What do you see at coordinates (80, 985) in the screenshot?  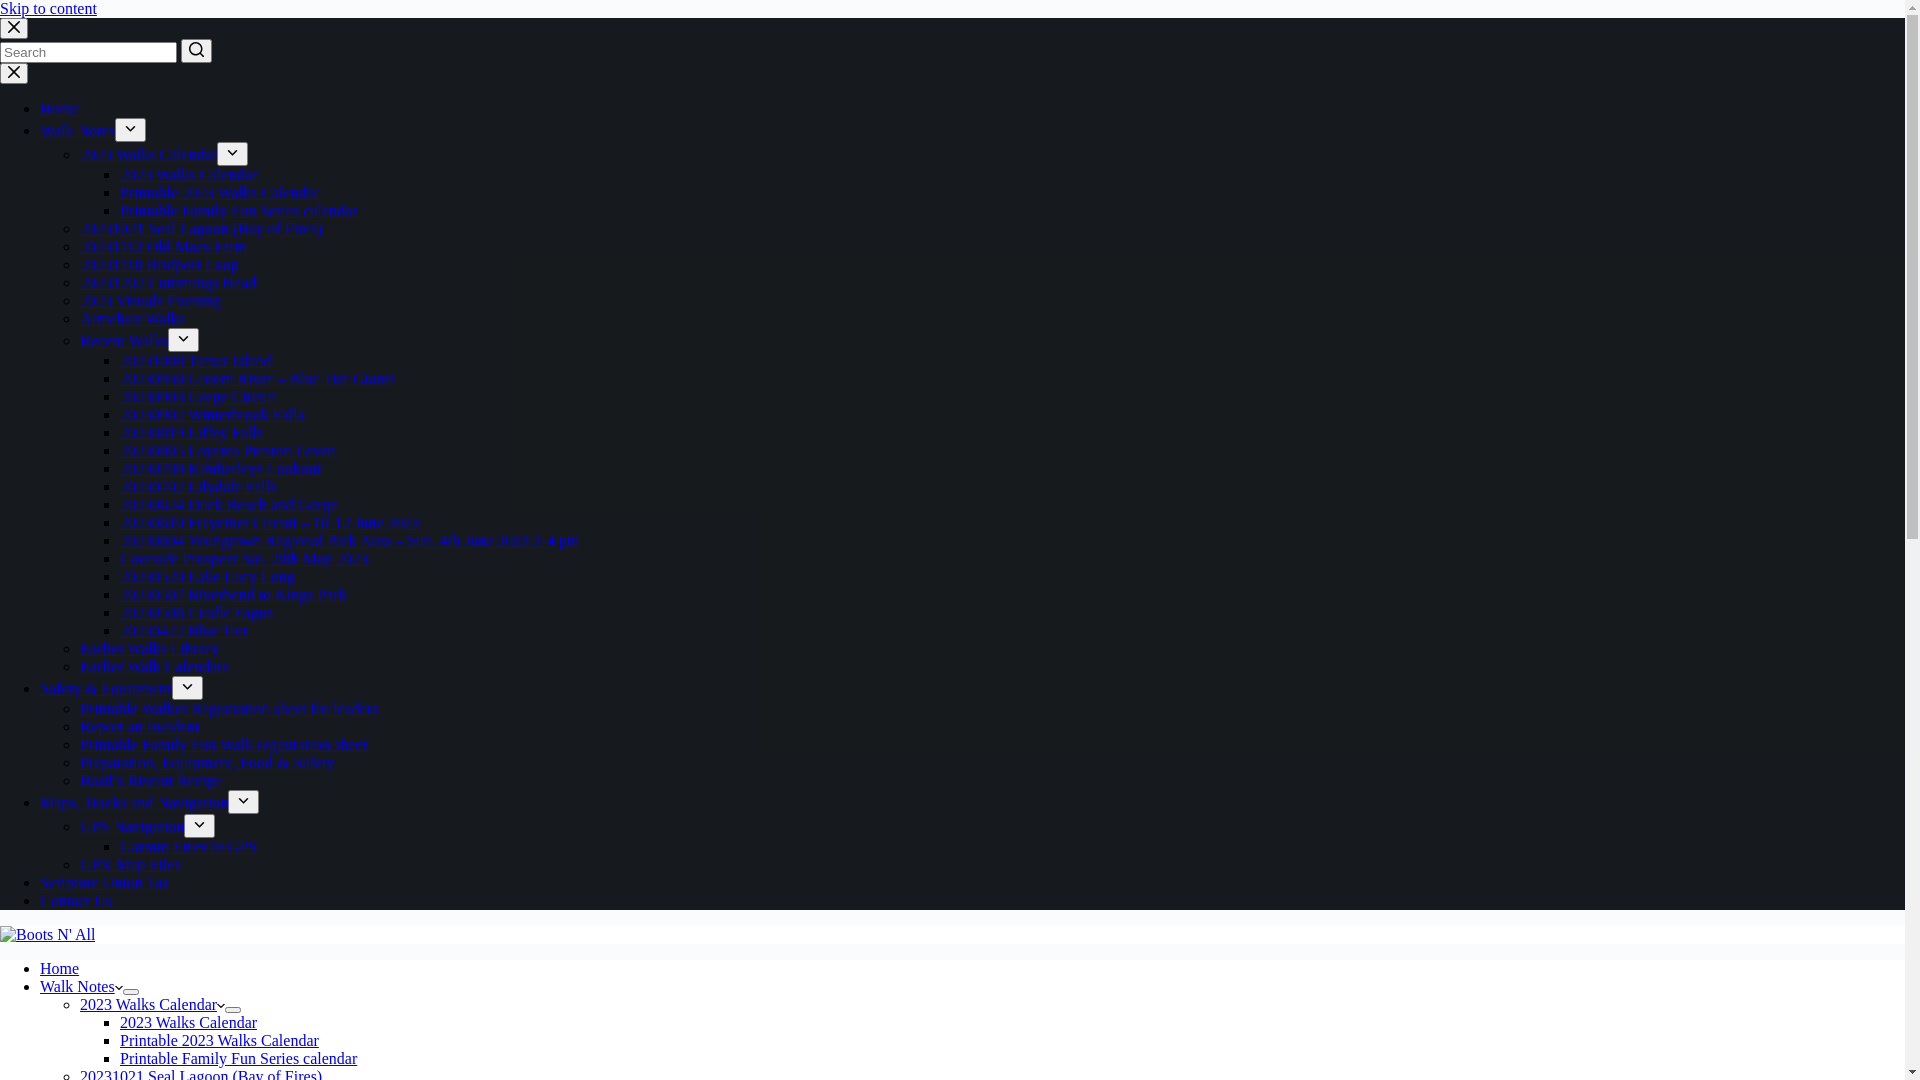 I see `'Walk Notes'` at bounding box center [80, 985].